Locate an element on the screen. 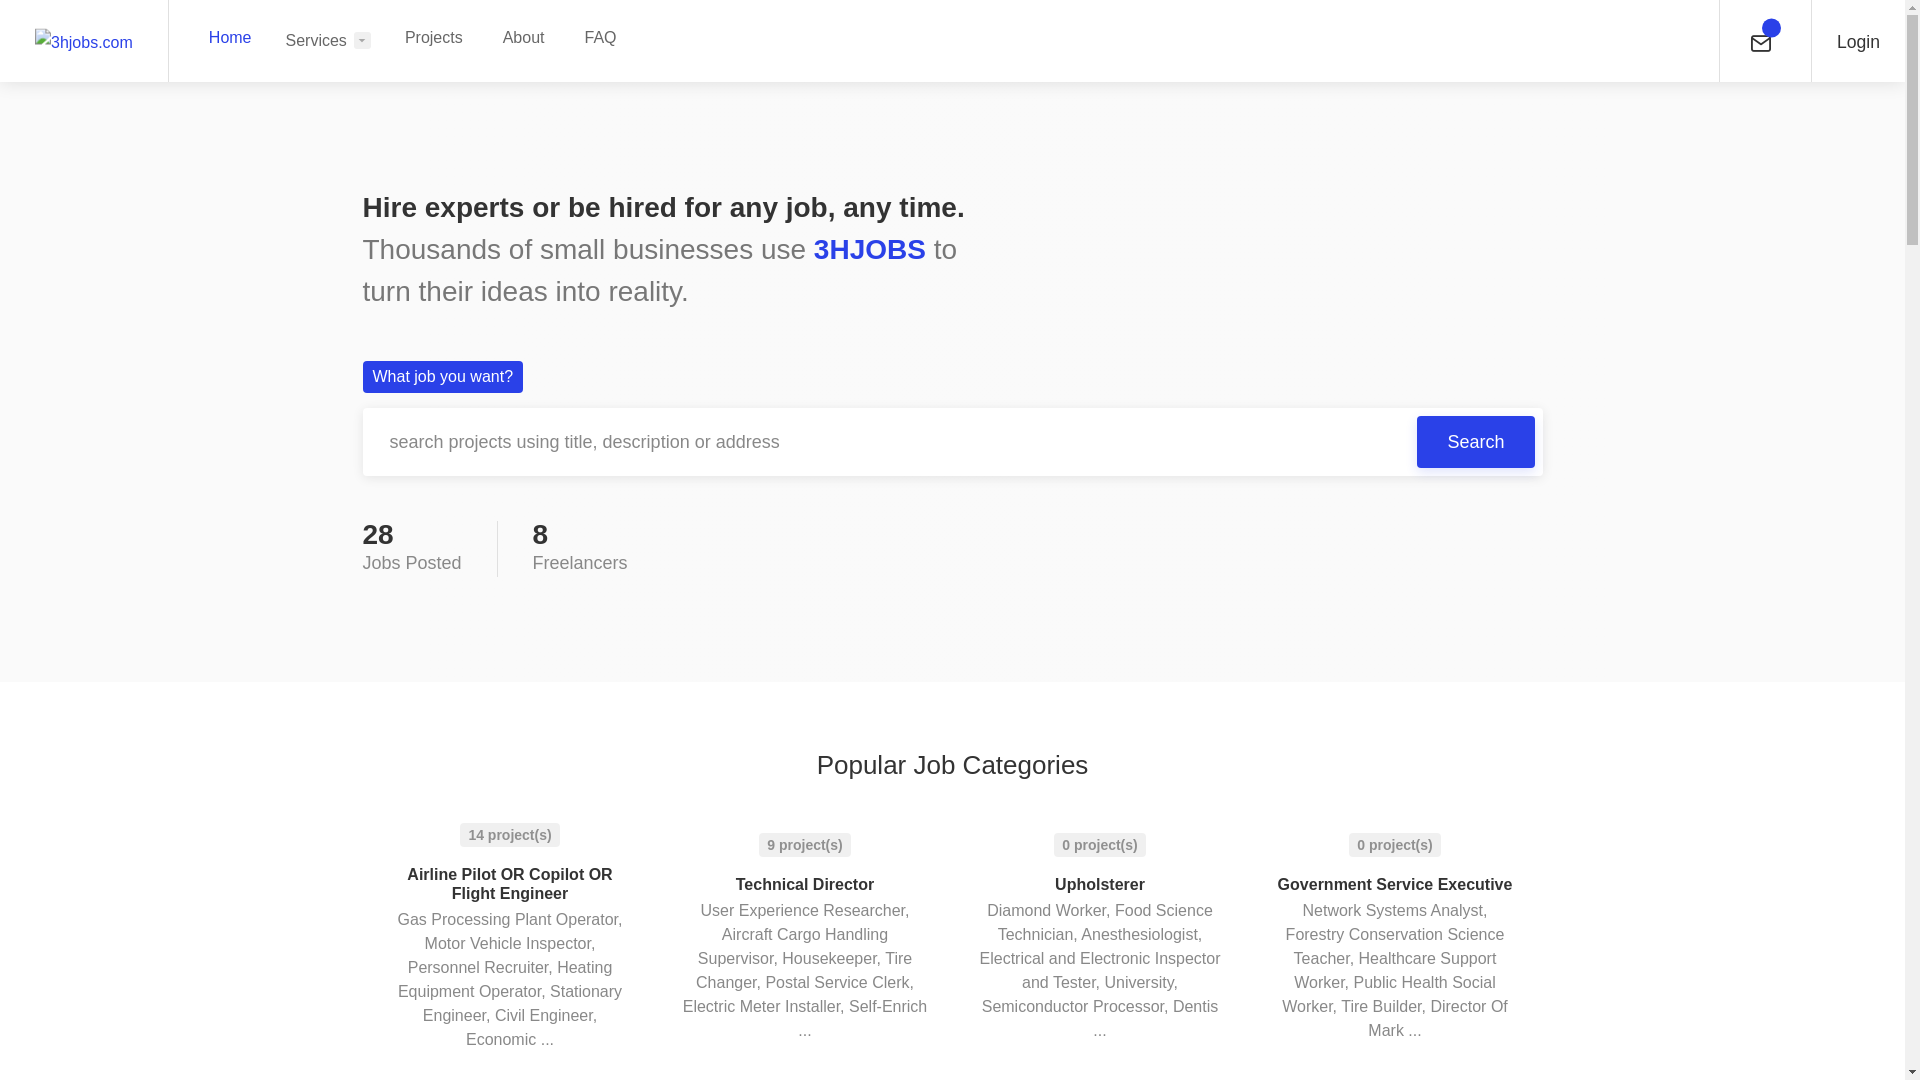 The height and width of the screenshot is (1080, 1920). 'Services' is located at coordinates (328, 40).